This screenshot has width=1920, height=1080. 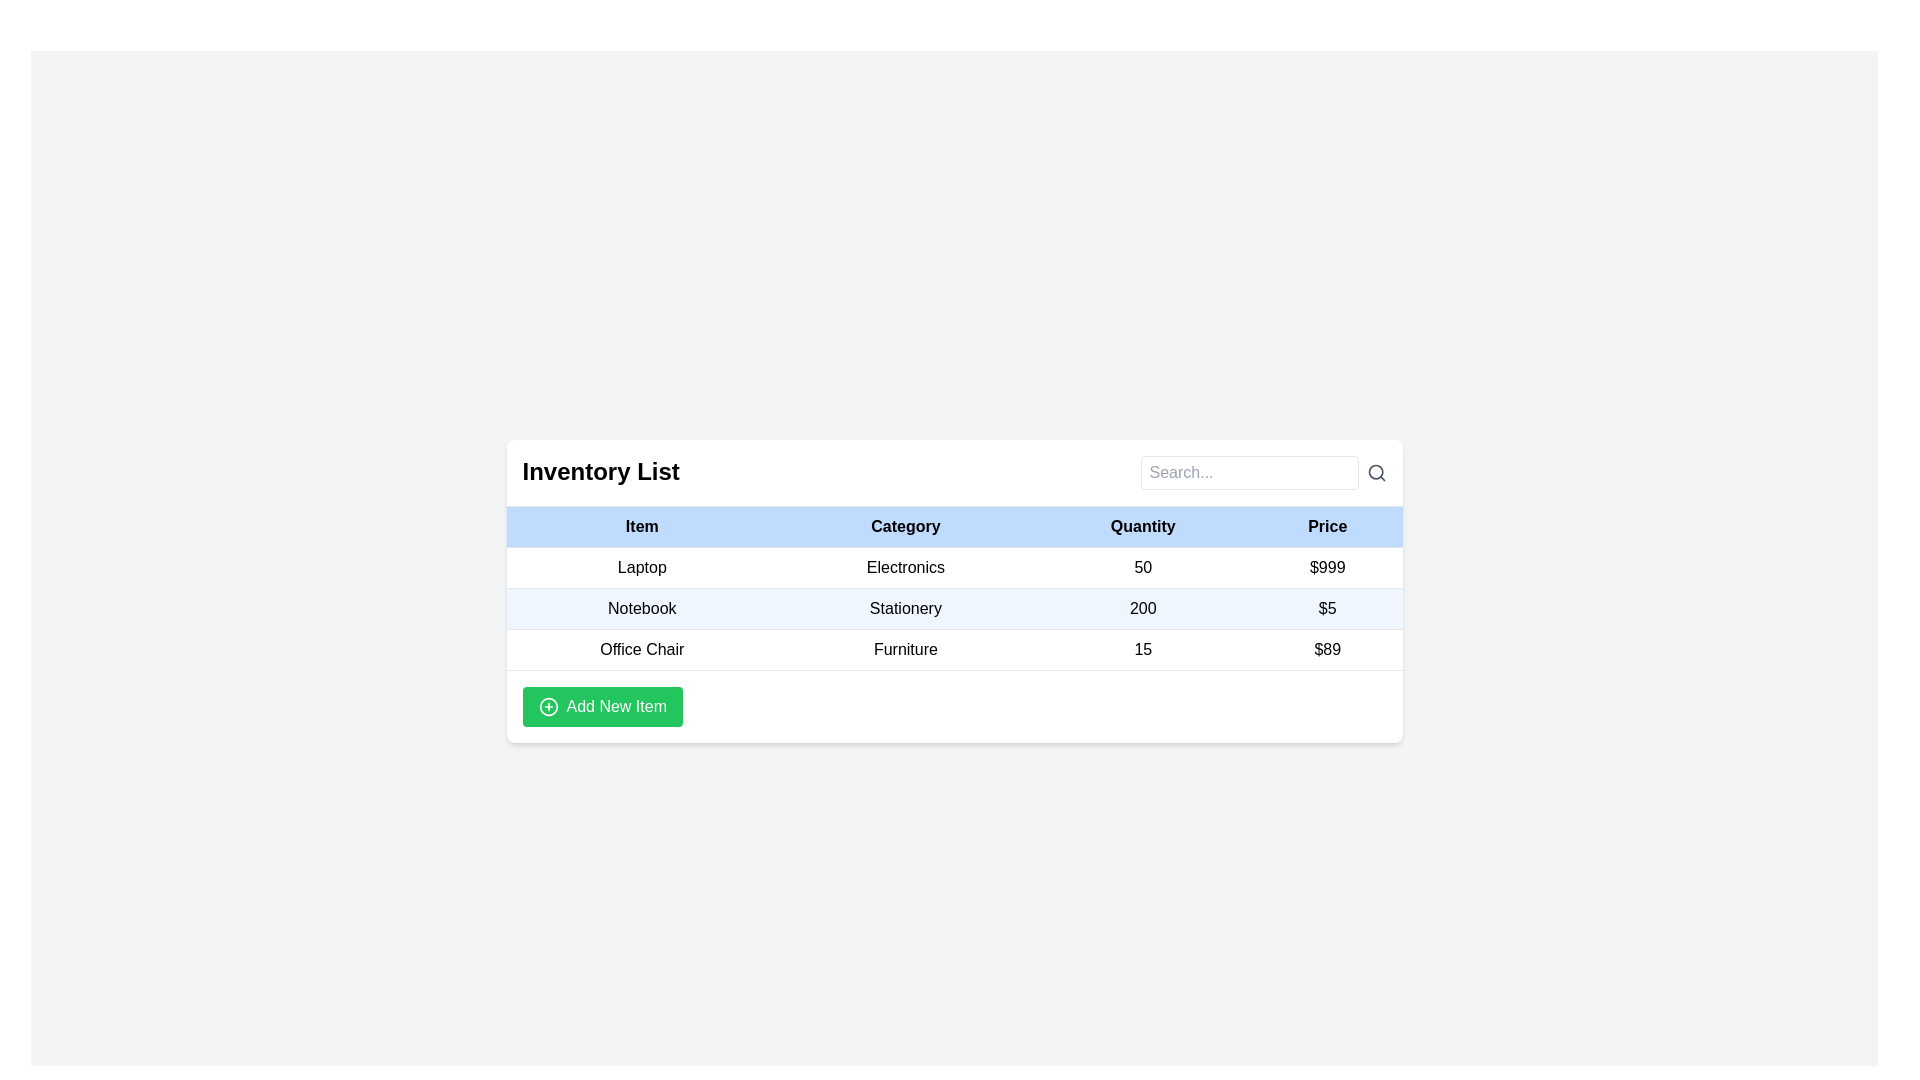 I want to click on the numeral '15' in the 'Quantity' column for the item 'Office Chair', which is displayed in black text on a white background, so click(x=1143, y=649).